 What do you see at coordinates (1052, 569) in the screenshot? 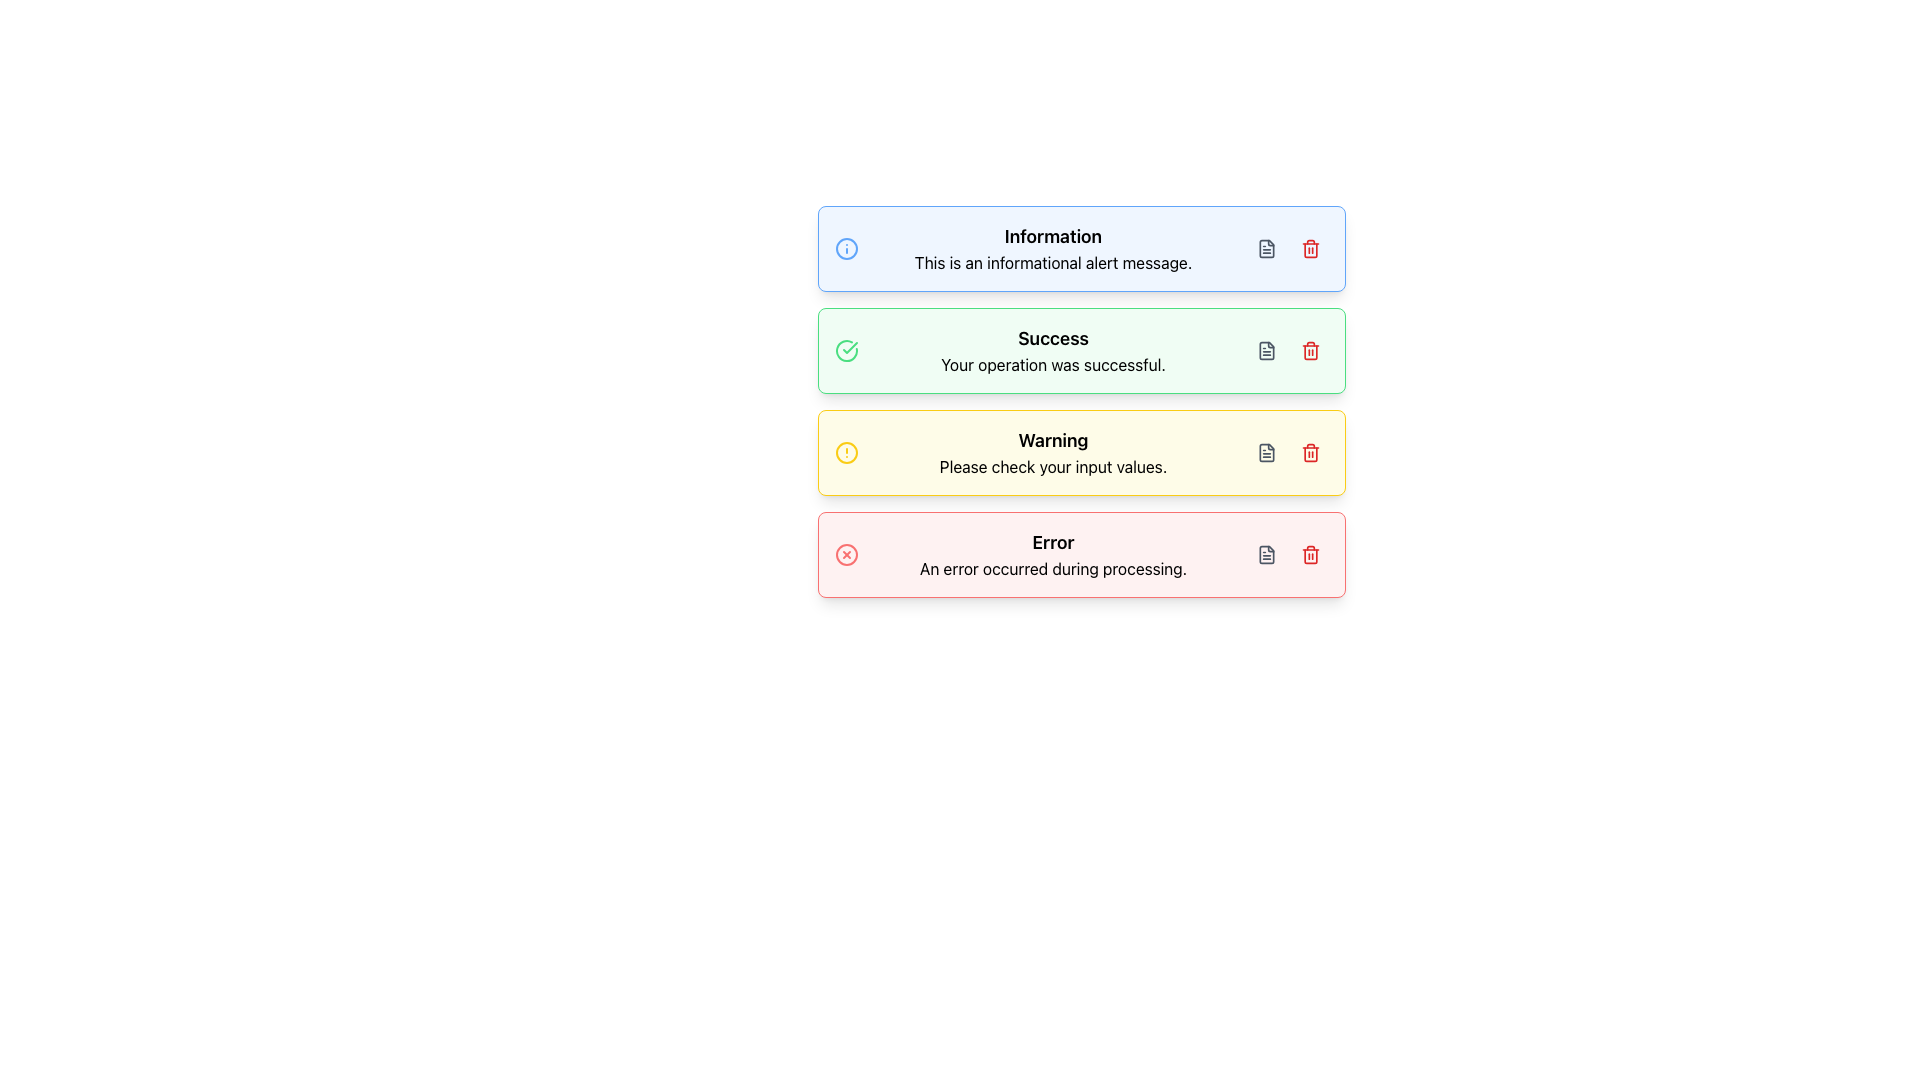
I see `detailed error message from the Text label located in the lower section of the 'Error' alert box, beneath the header text 'Error'` at bounding box center [1052, 569].